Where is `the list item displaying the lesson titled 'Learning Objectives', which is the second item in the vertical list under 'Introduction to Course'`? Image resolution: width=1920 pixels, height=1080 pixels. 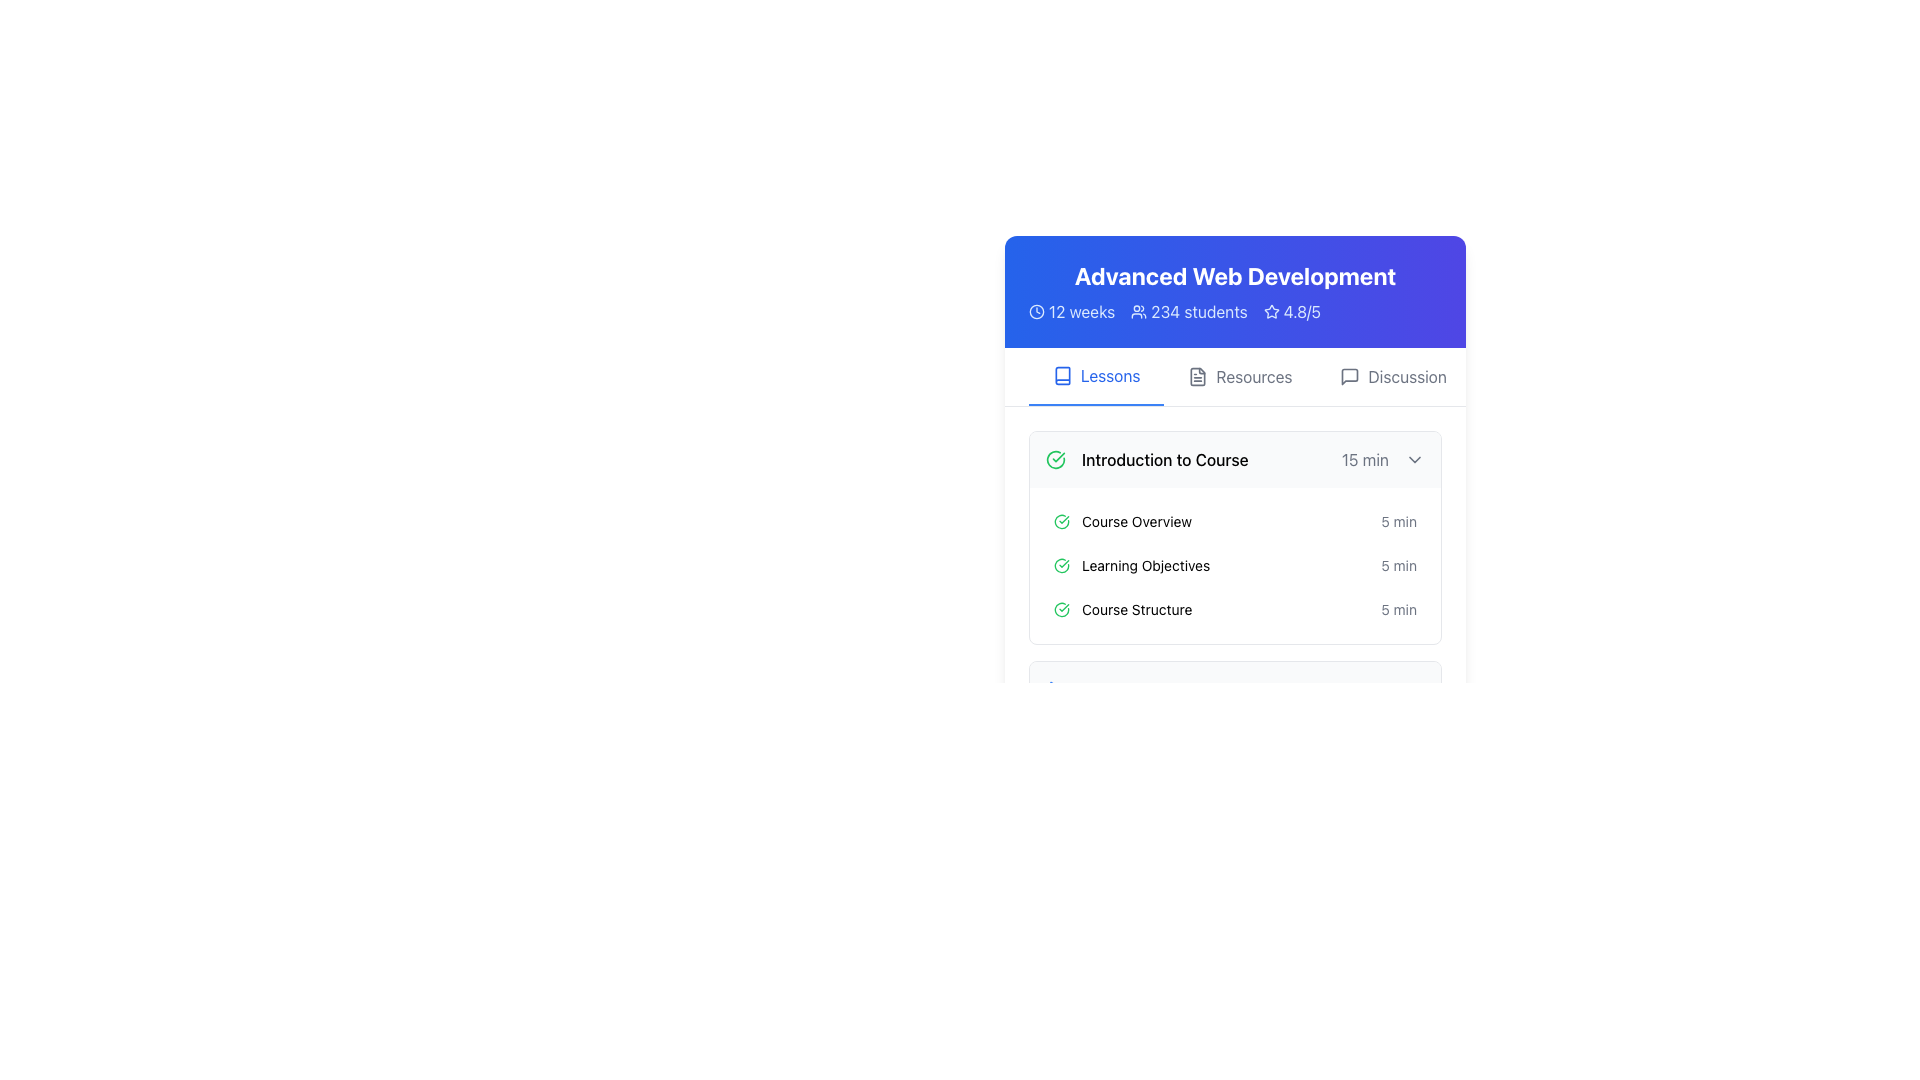 the list item displaying the lesson titled 'Learning Objectives', which is the second item in the vertical list under 'Introduction to Course' is located at coordinates (1234, 574).